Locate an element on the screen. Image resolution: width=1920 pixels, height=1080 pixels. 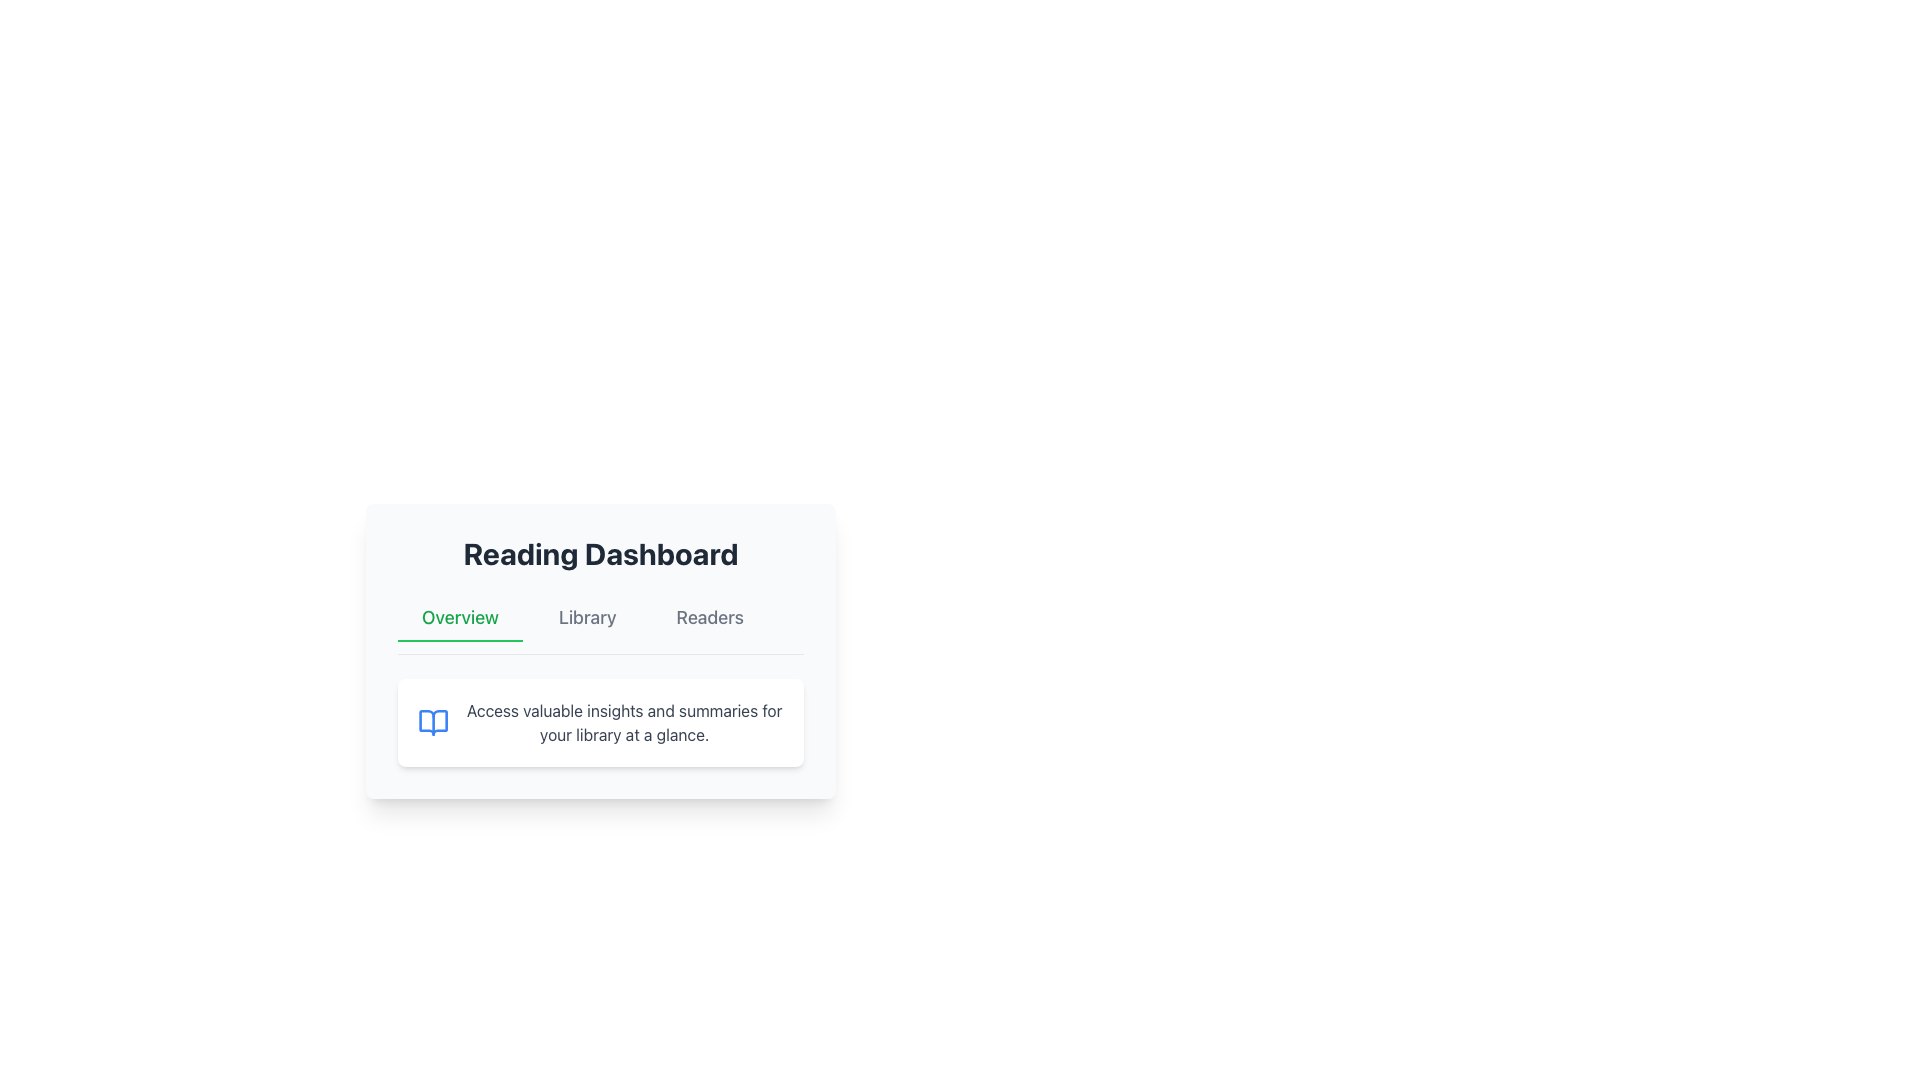
the left half of the open book icon within the SVG image located in the content card beneath the 'Overview' section of the dashboard is located at coordinates (432, 722).